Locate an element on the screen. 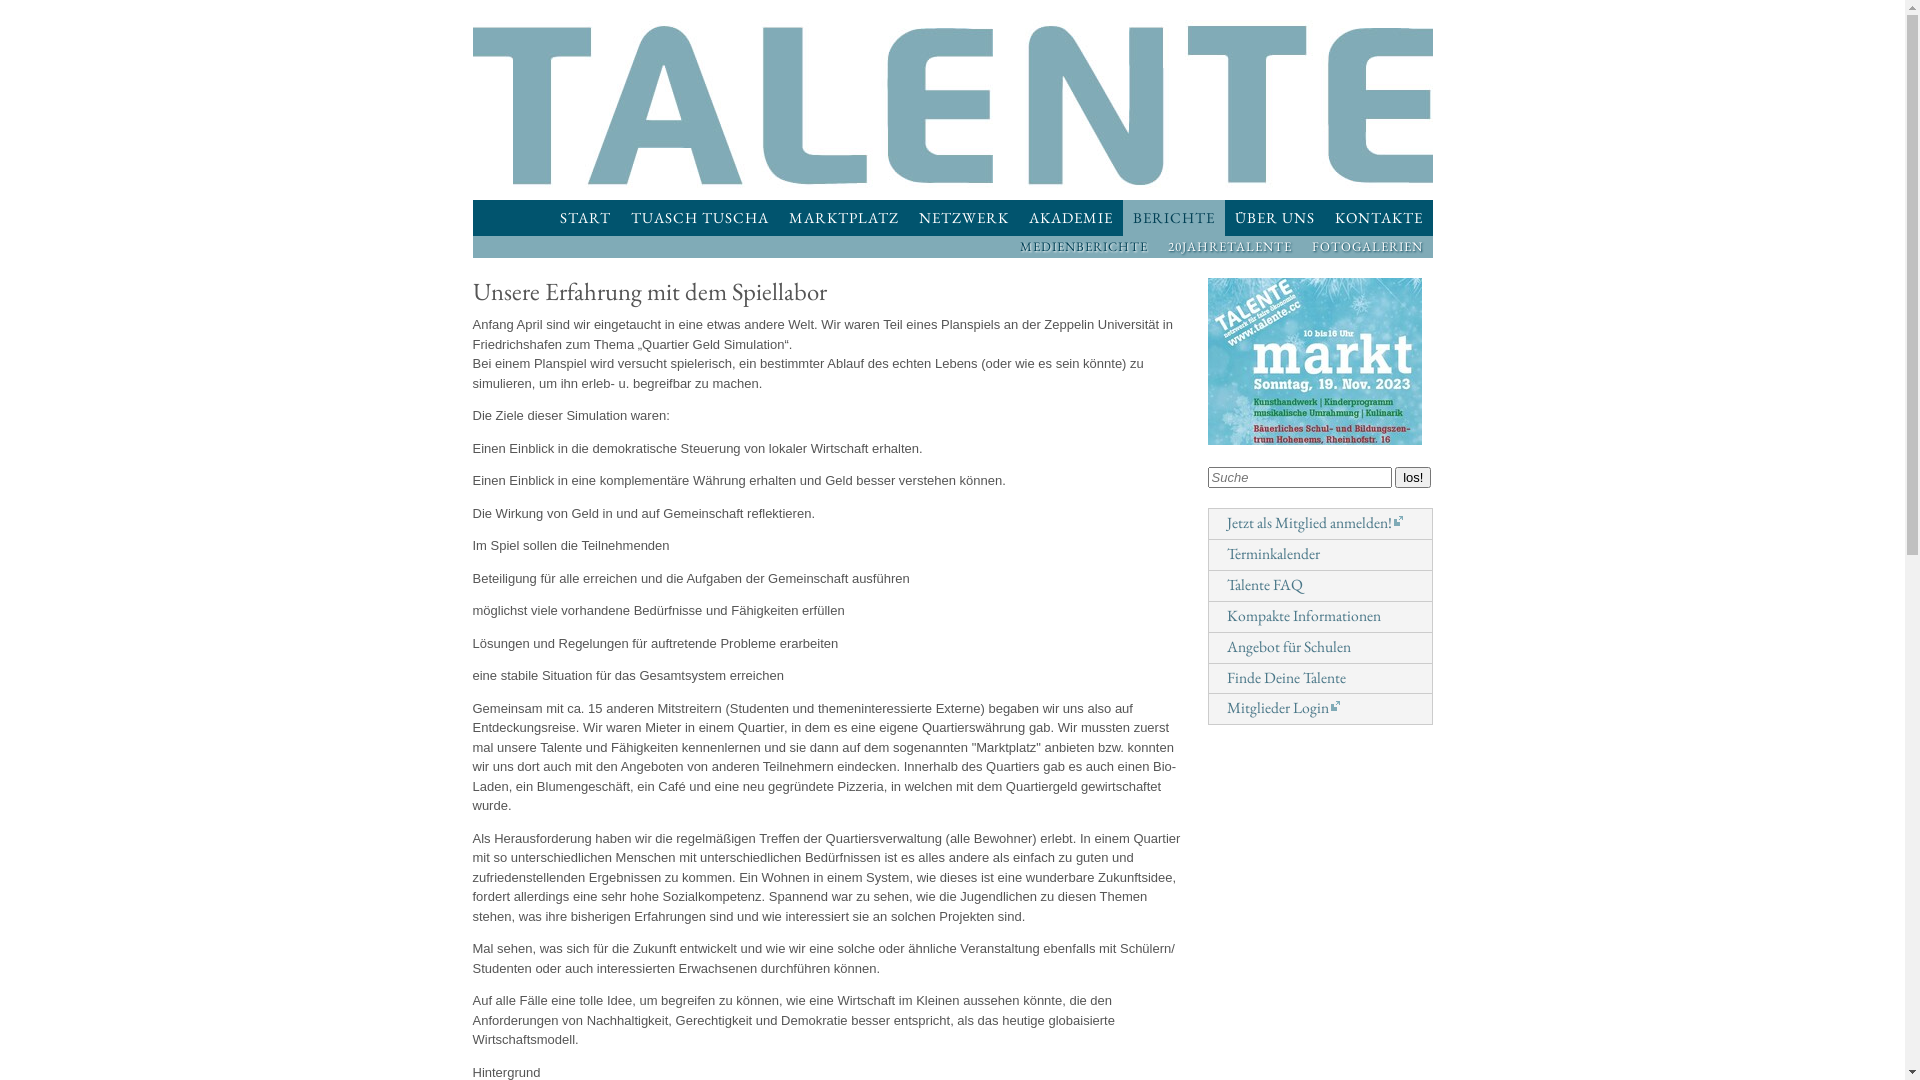  'Kompakte Informationen' is located at coordinates (1296, 614).